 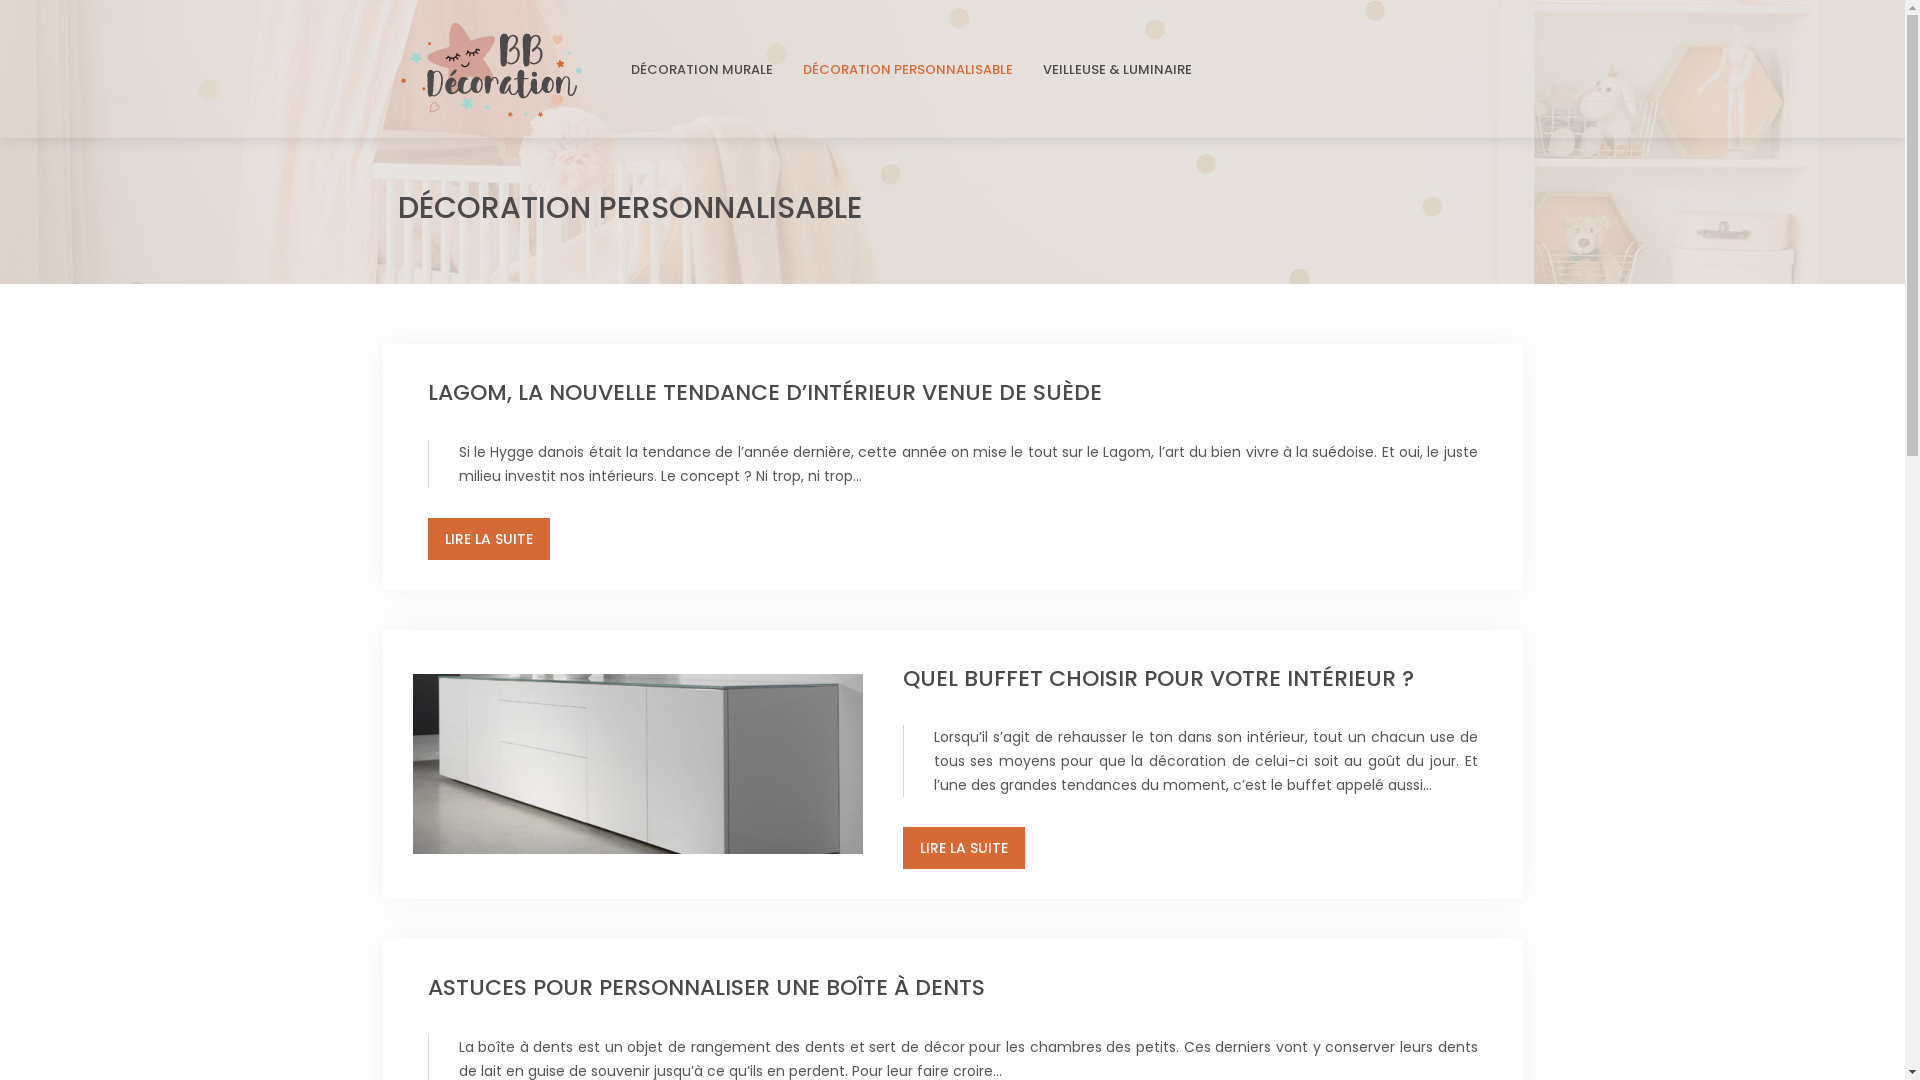 What do you see at coordinates (1115, 68) in the screenshot?
I see `'VEILLEUSE & LUMINAIRE'` at bounding box center [1115, 68].